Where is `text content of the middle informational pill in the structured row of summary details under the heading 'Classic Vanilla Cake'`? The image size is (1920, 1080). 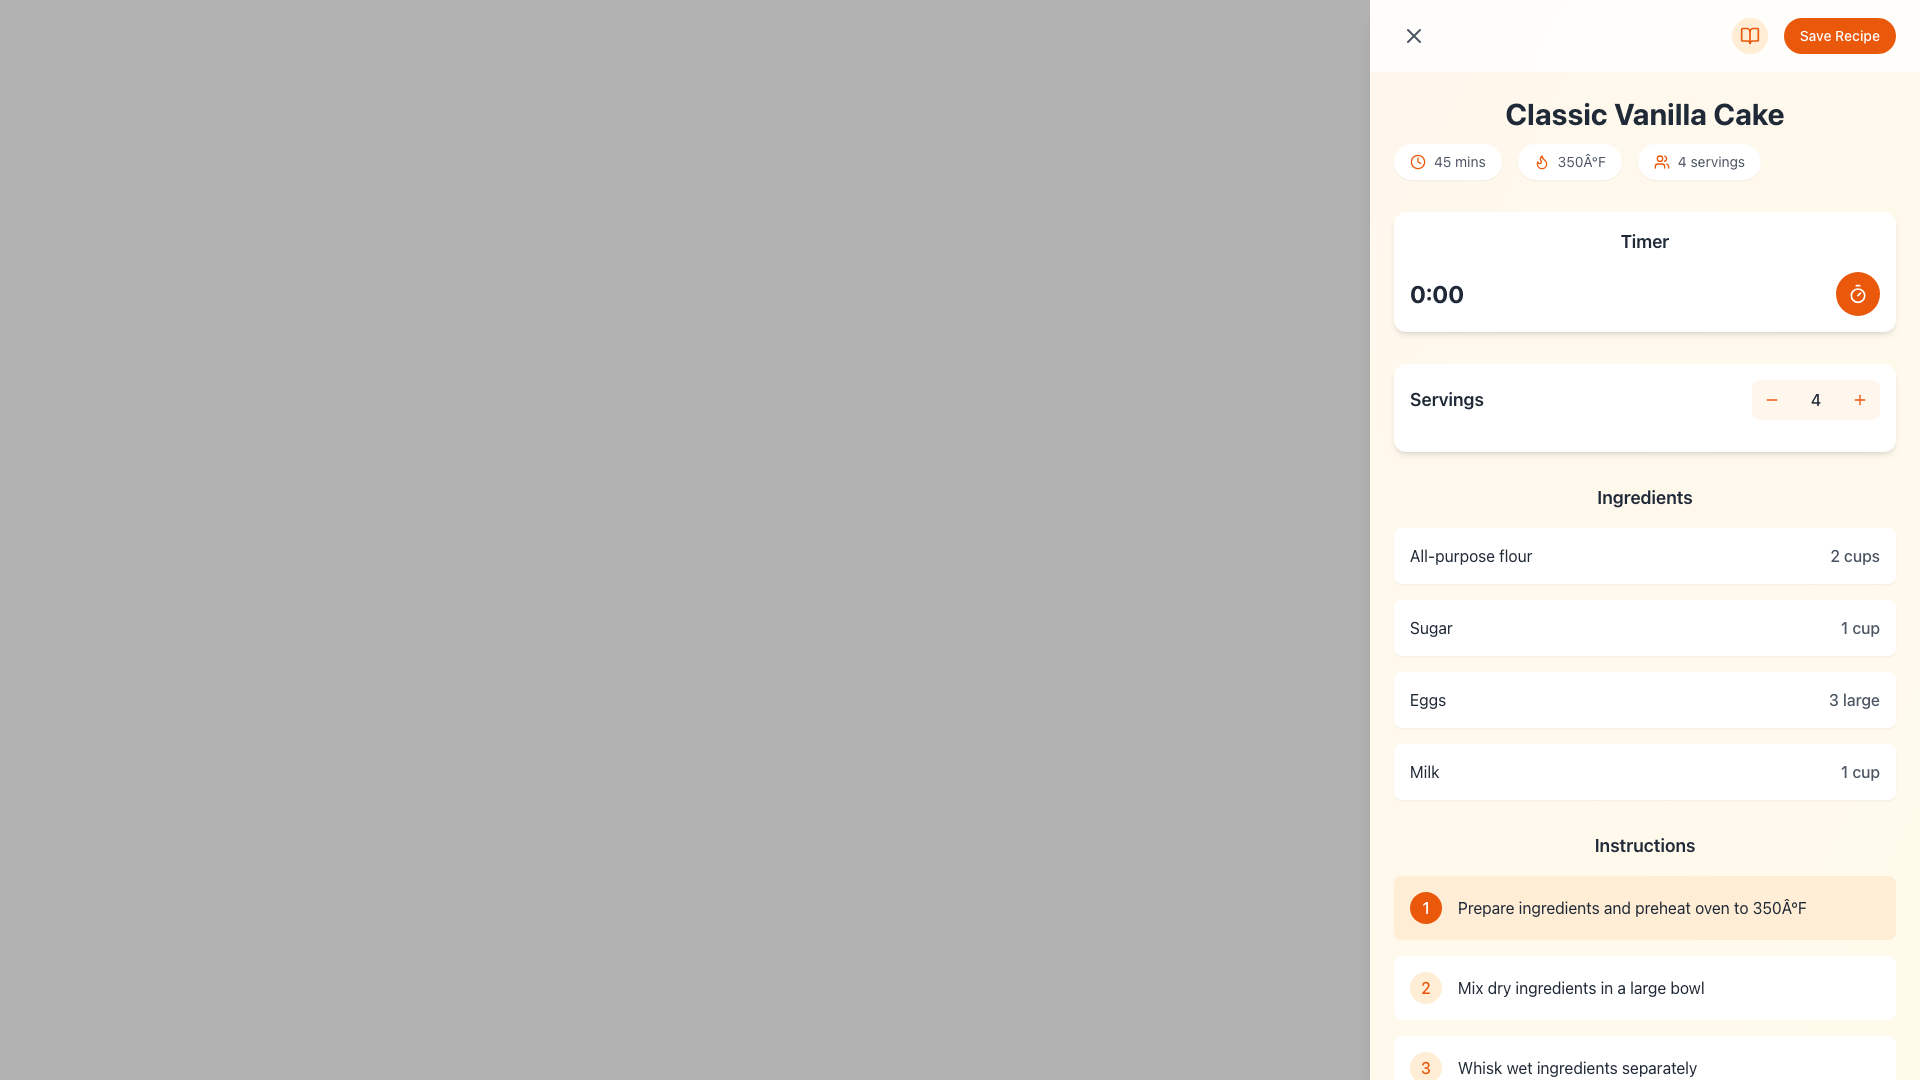
text content of the middle informational pill in the structured row of summary details under the heading 'Classic Vanilla Cake' is located at coordinates (1645, 161).